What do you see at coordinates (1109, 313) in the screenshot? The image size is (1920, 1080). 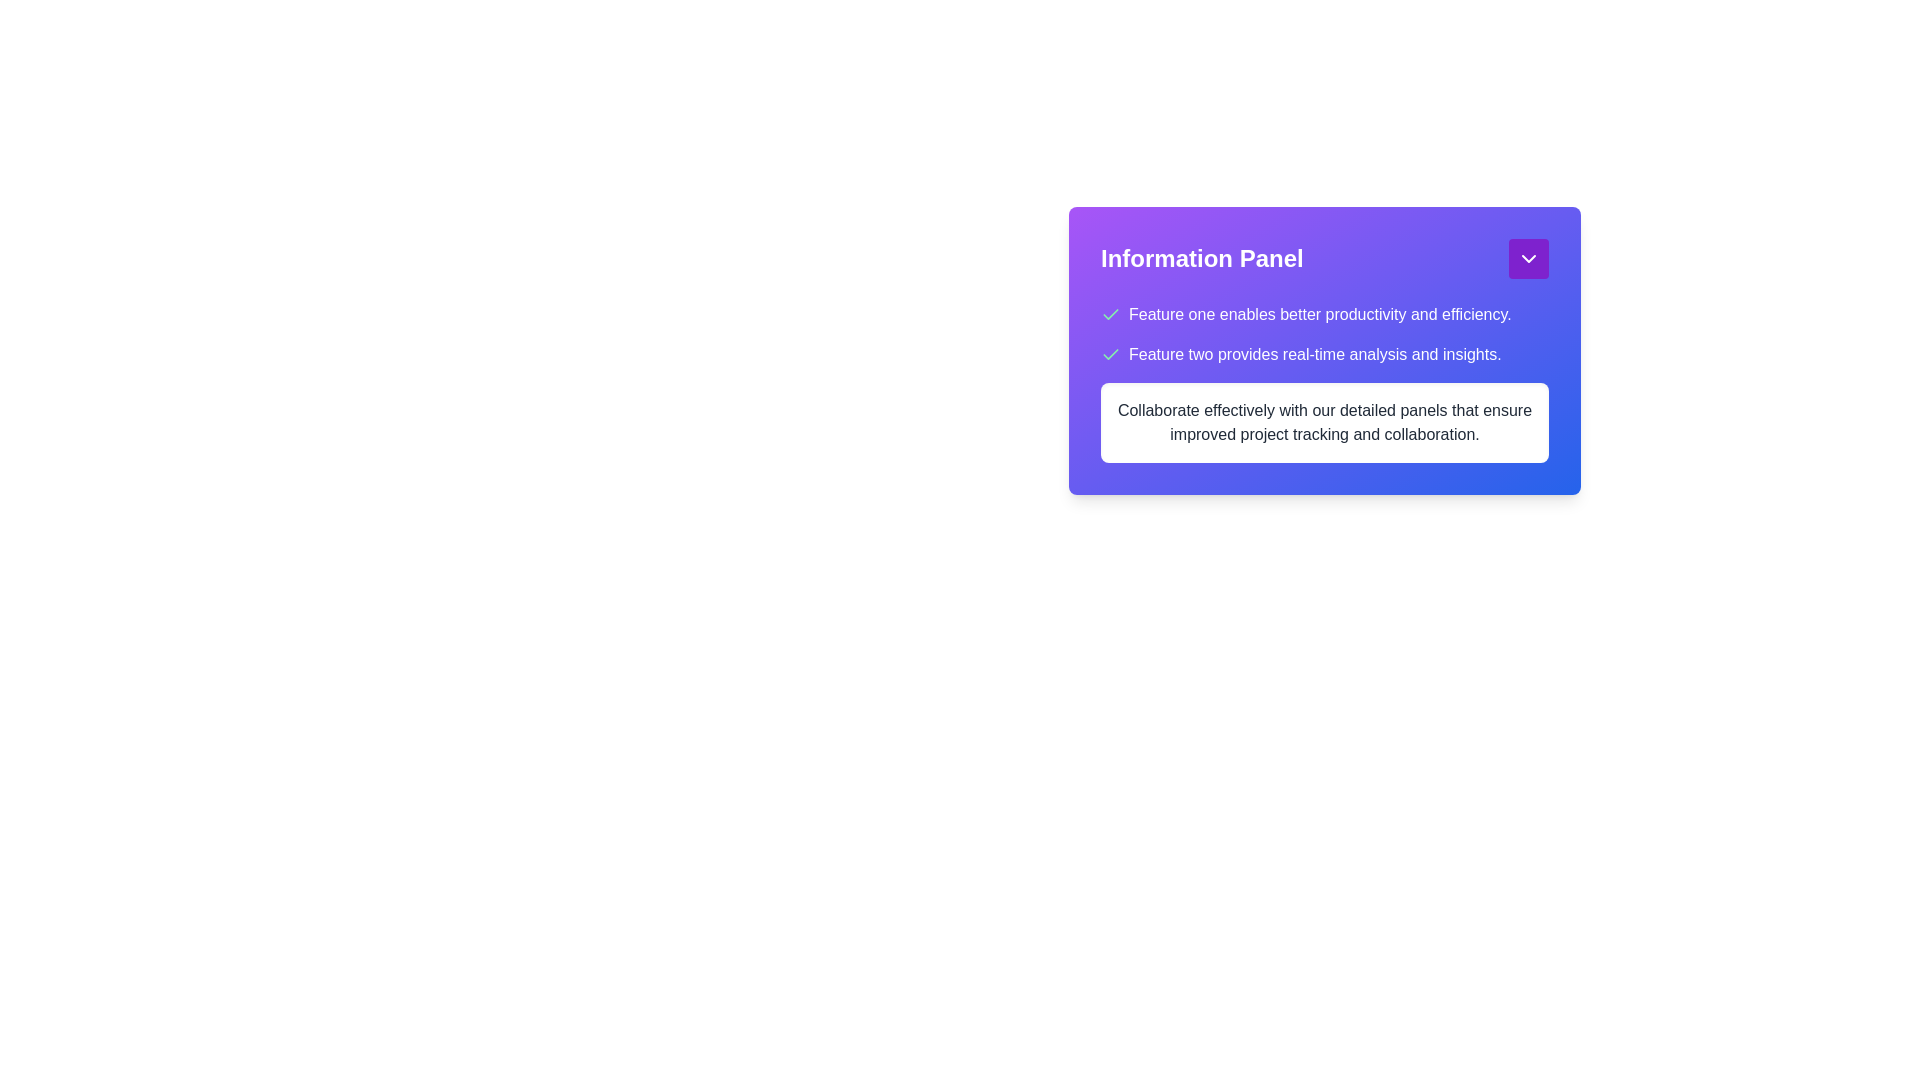 I see `the checkmark icon with a thick green line indicating completion, located in the second row under the 'Information Panel' next to the text 'Feature two provides real-time analysis and insights.'` at bounding box center [1109, 313].